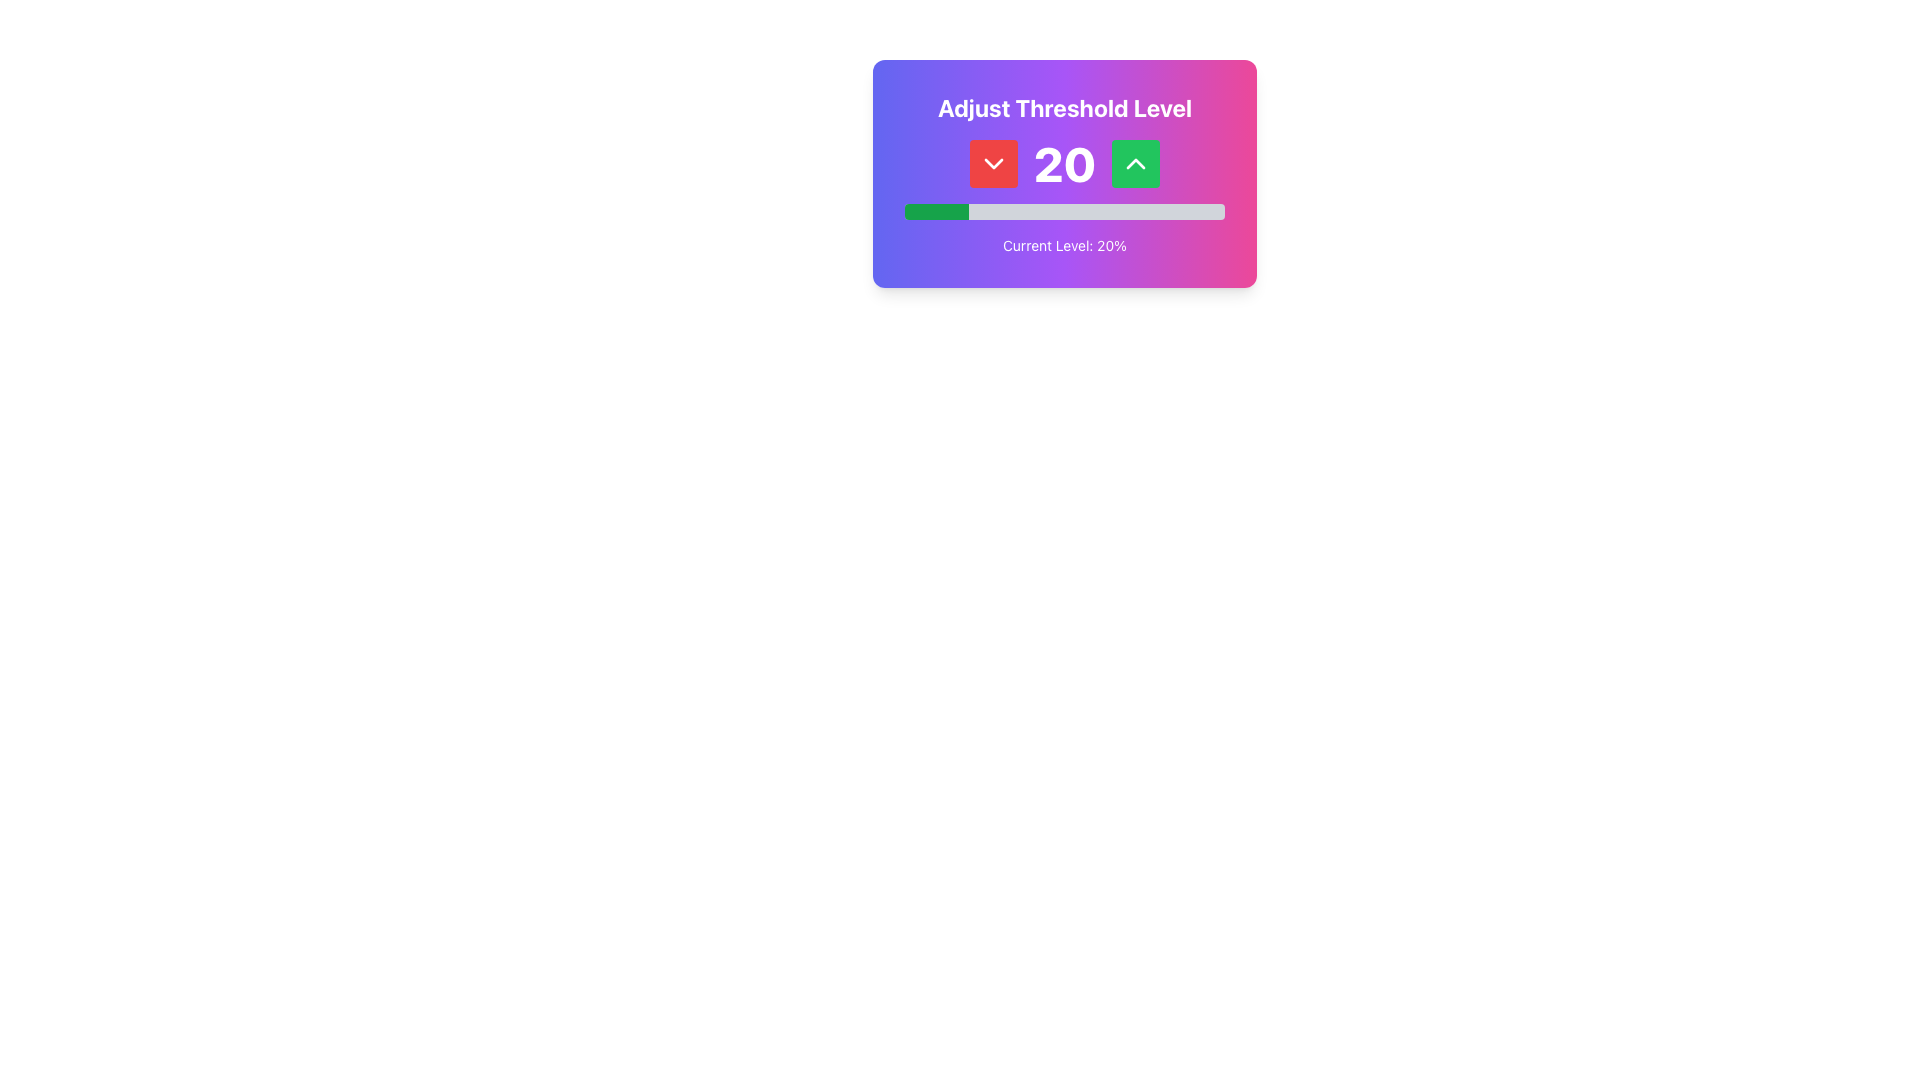 The width and height of the screenshot is (1920, 1080). I want to click on the Text Label that displays the current level status as a percentage, located at the bottom part of a card with a gradient background, so click(1064, 245).